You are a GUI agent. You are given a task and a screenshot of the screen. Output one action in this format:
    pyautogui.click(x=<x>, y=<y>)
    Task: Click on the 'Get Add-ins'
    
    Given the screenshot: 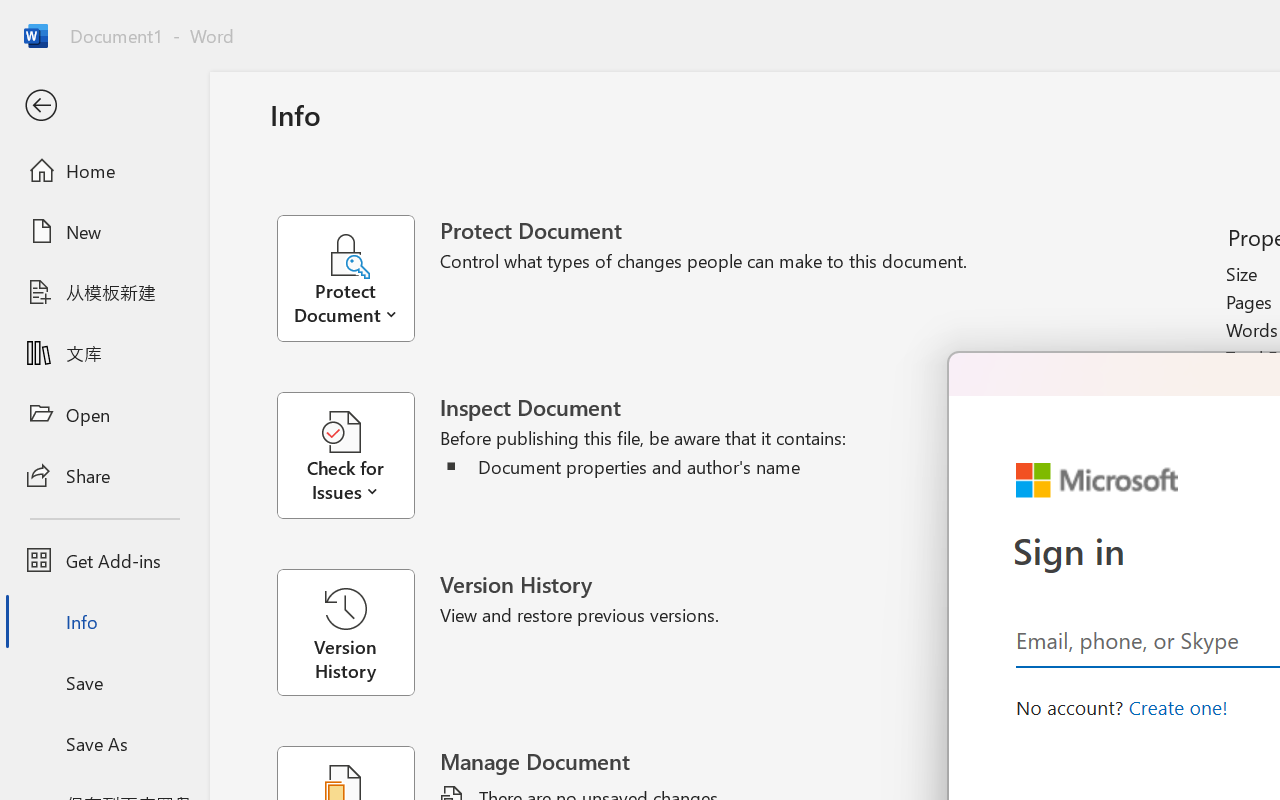 What is the action you would take?
    pyautogui.click(x=103, y=560)
    